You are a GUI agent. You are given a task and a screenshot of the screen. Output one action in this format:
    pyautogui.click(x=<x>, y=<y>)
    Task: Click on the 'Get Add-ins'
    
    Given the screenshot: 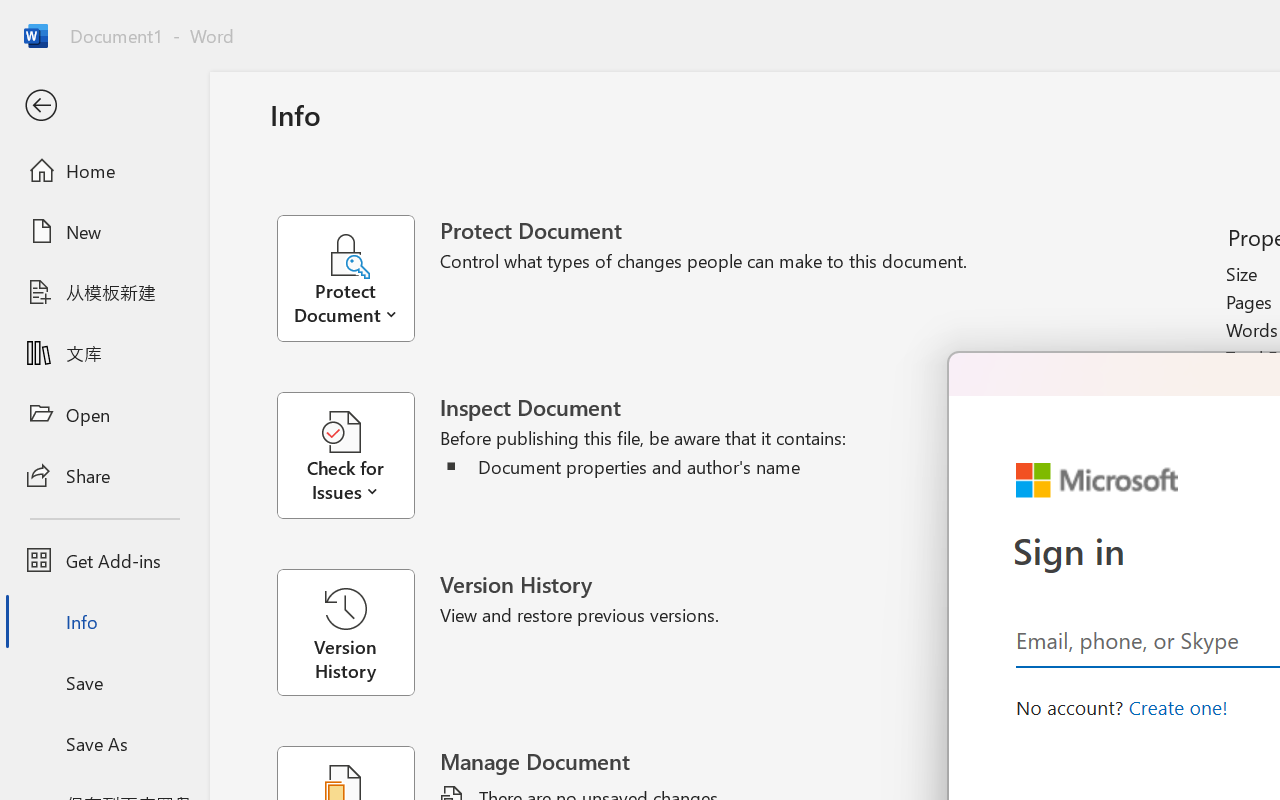 What is the action you would take?
    pyautogui.click(x=103, y=560)
    